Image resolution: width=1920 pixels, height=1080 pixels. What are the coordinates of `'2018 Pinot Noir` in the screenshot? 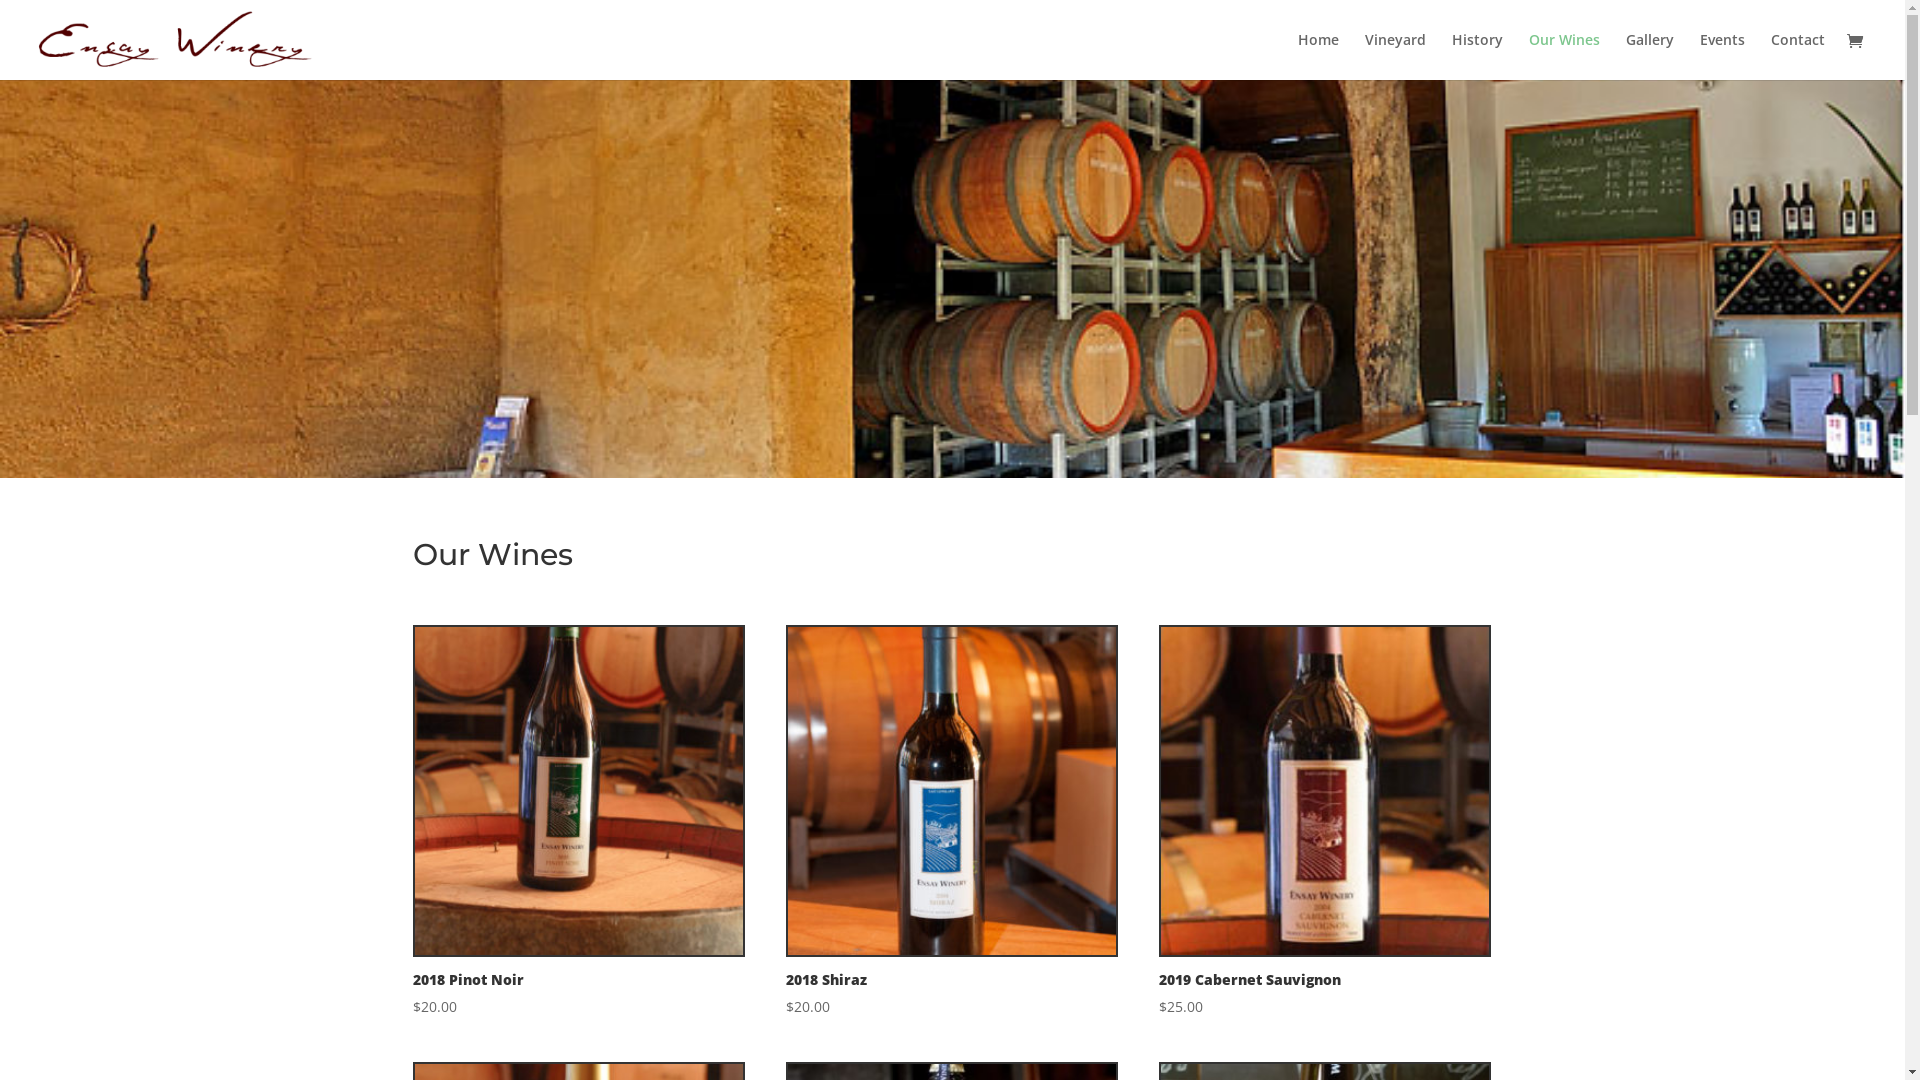 It's located at (576, 822).